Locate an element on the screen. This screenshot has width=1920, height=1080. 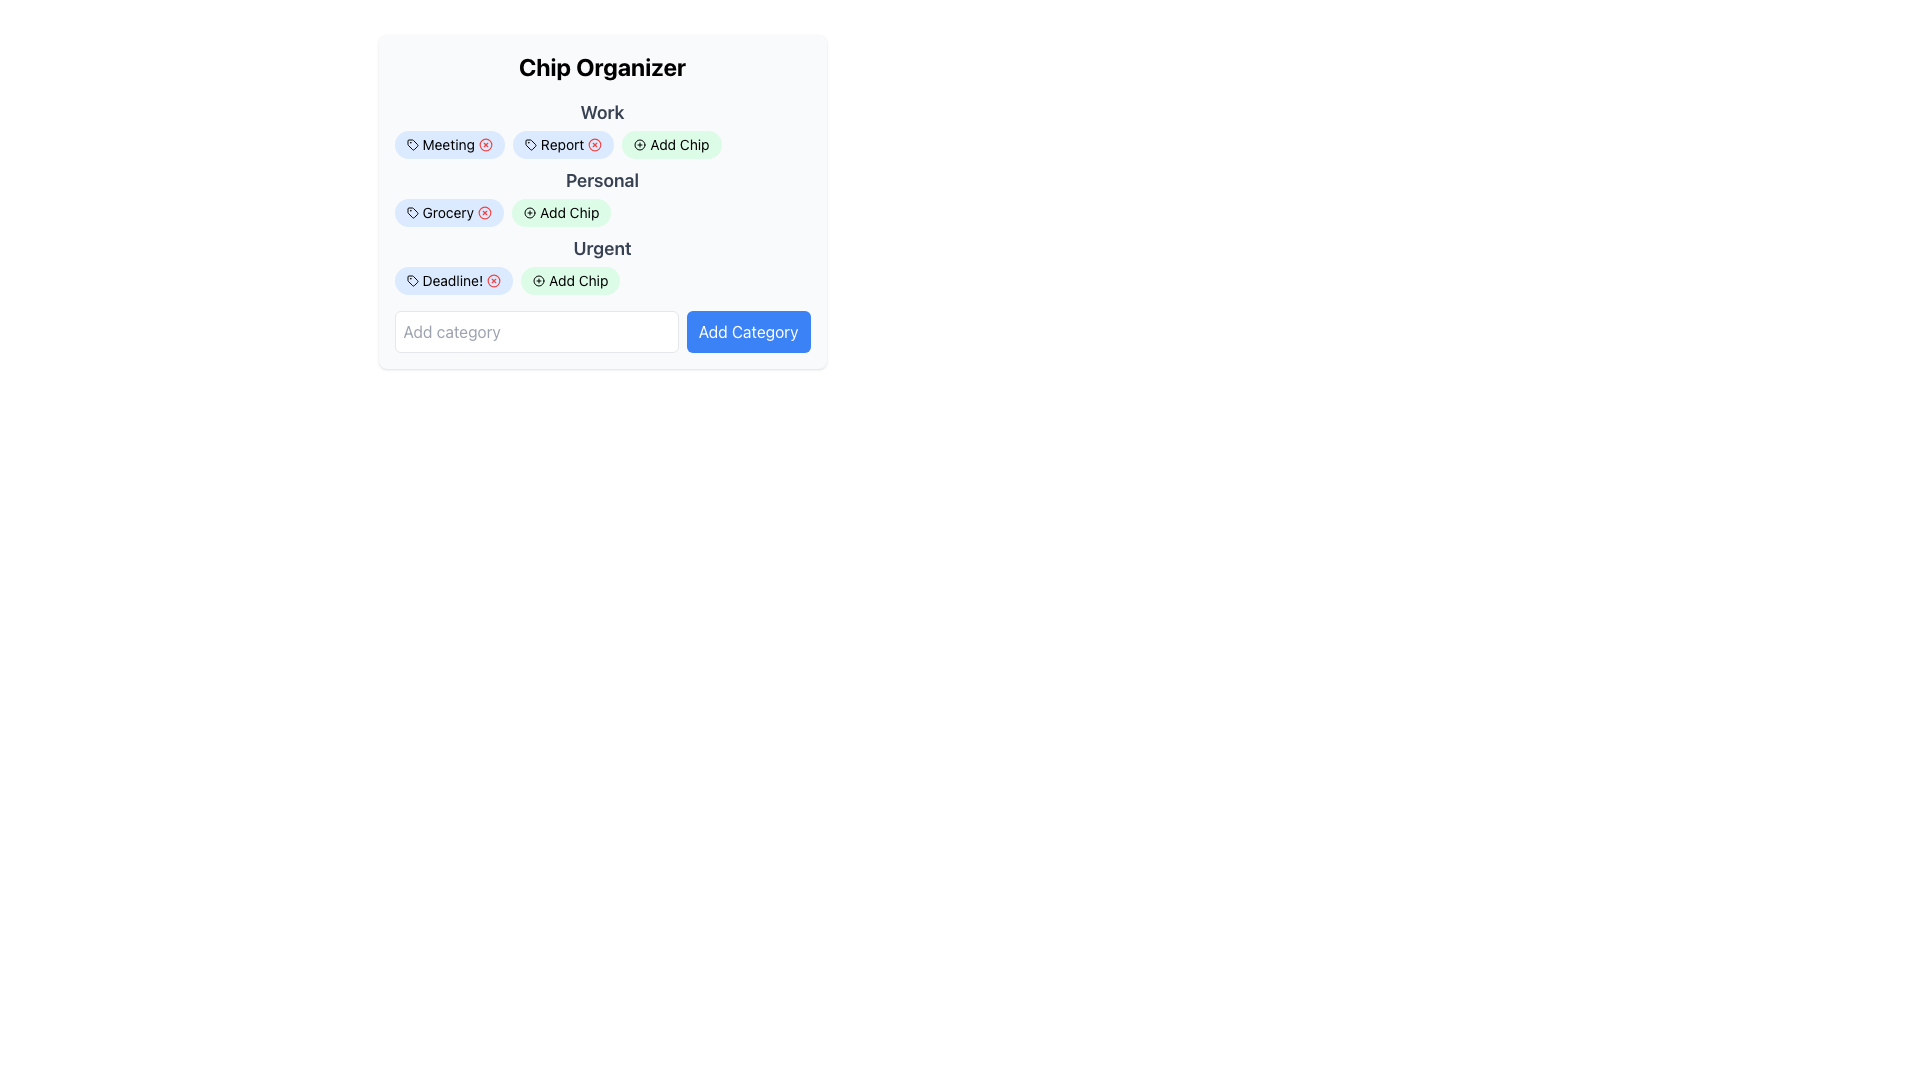
the red circular Close/Delete Button with a white background and a red 'X' in the second row under the 'Personal' header is located at coordinates (485, 212).